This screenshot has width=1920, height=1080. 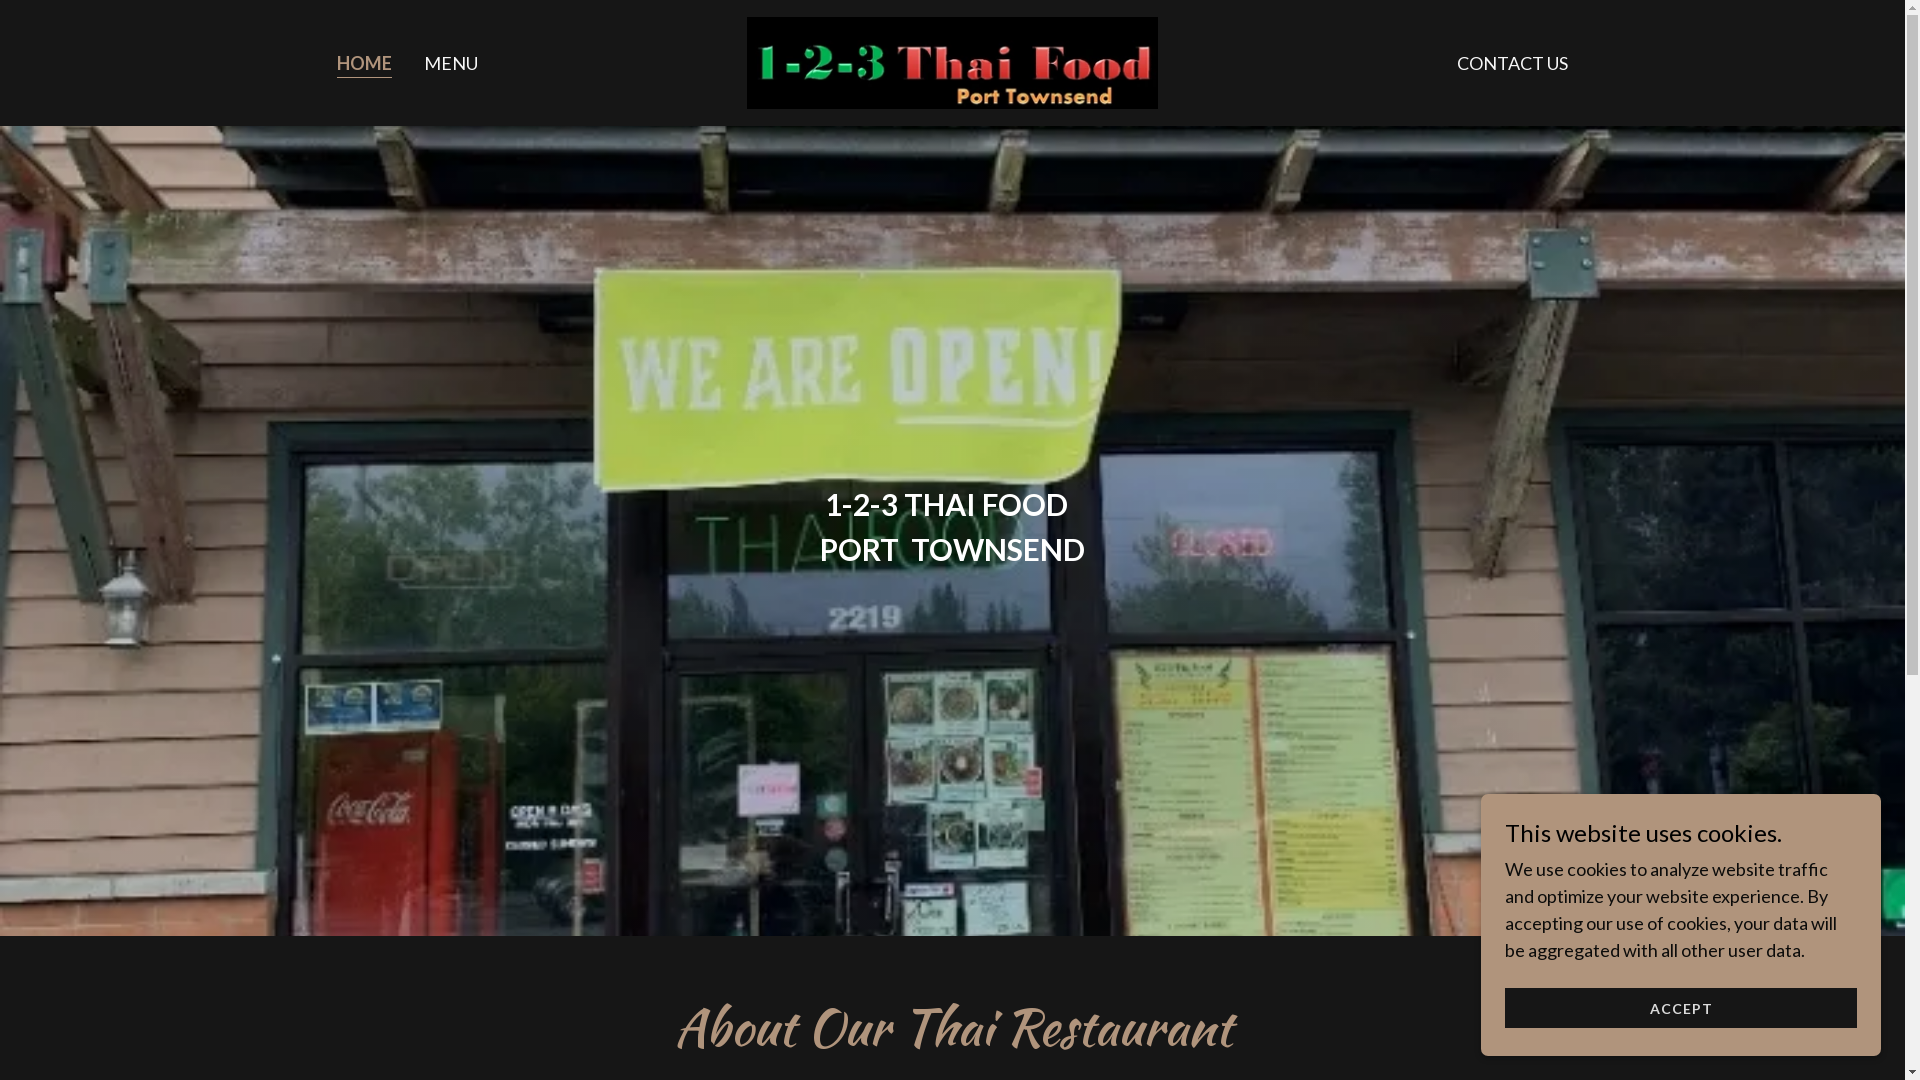 I want to click on '1-2-3 ThaiFood   Port Townsend', so click(x=951, y=60).